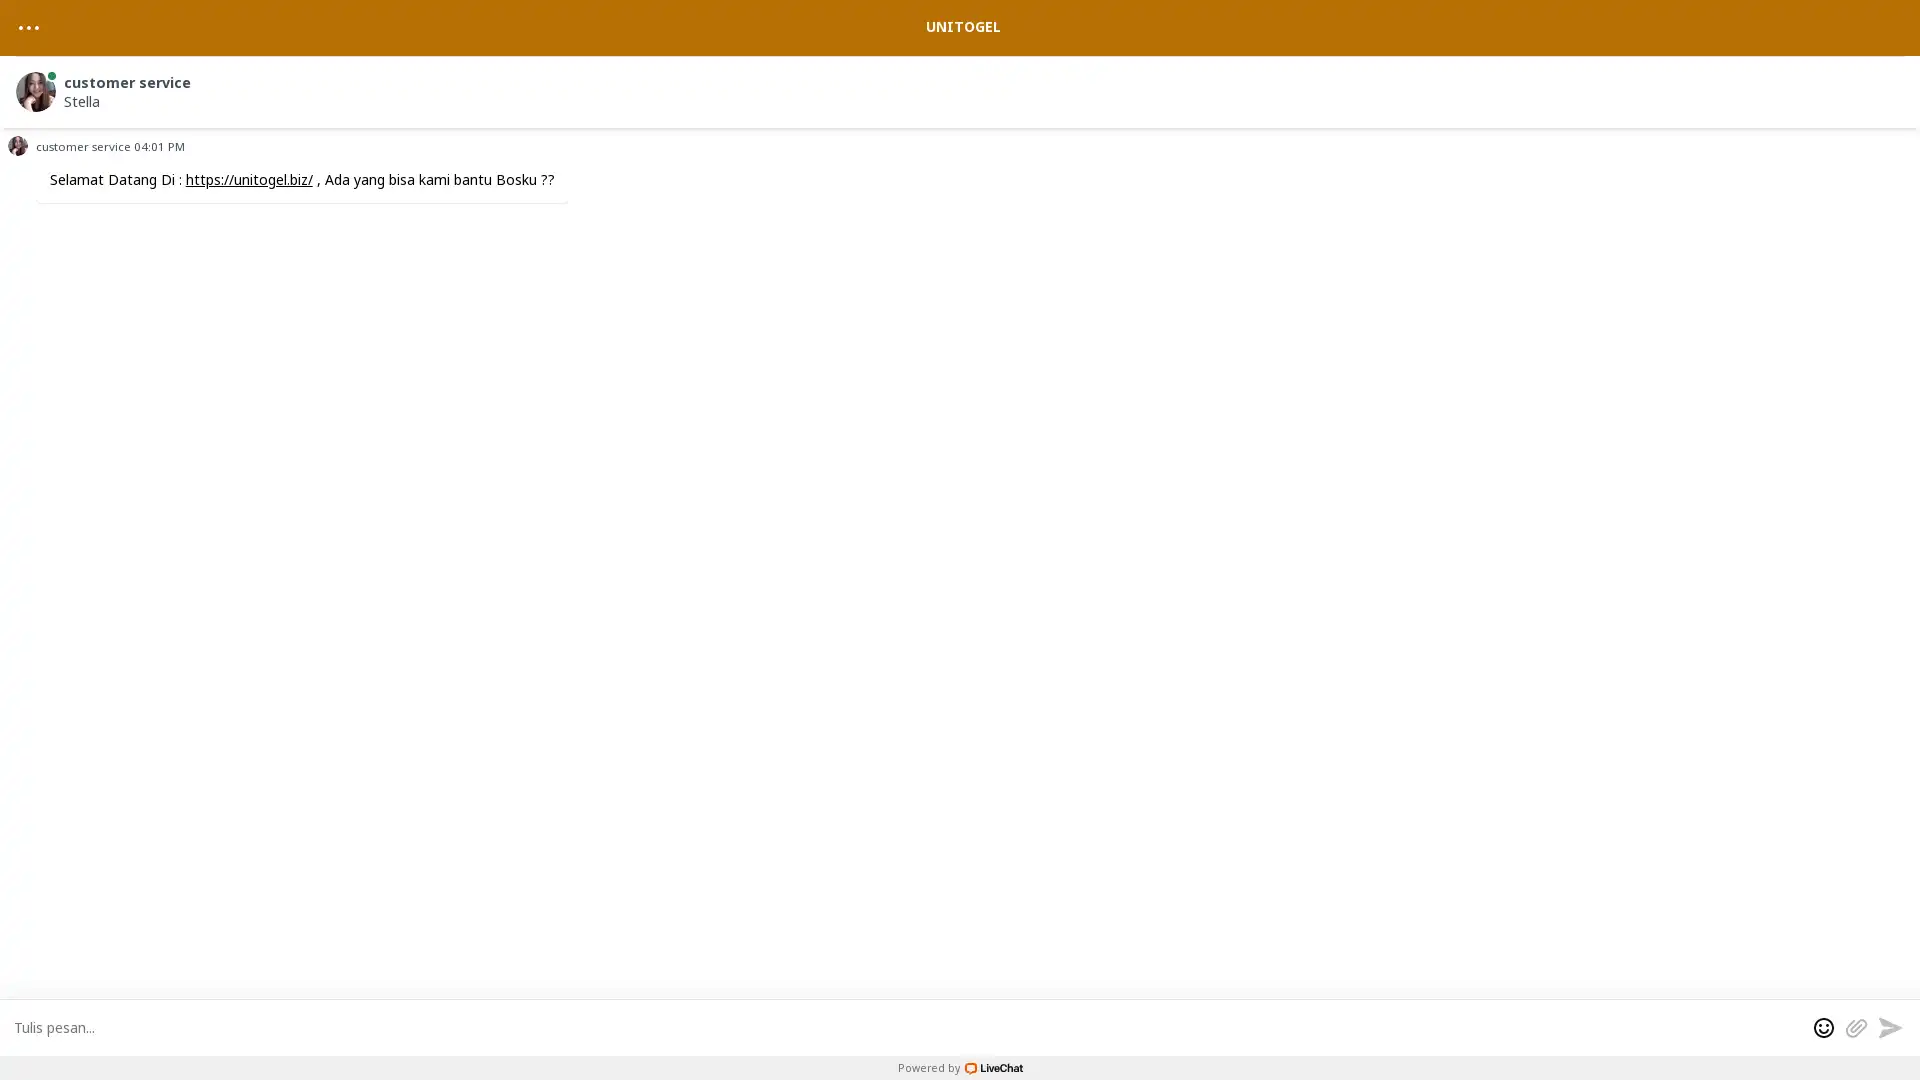  I want to click on Send a file, so click(1855, 1026).